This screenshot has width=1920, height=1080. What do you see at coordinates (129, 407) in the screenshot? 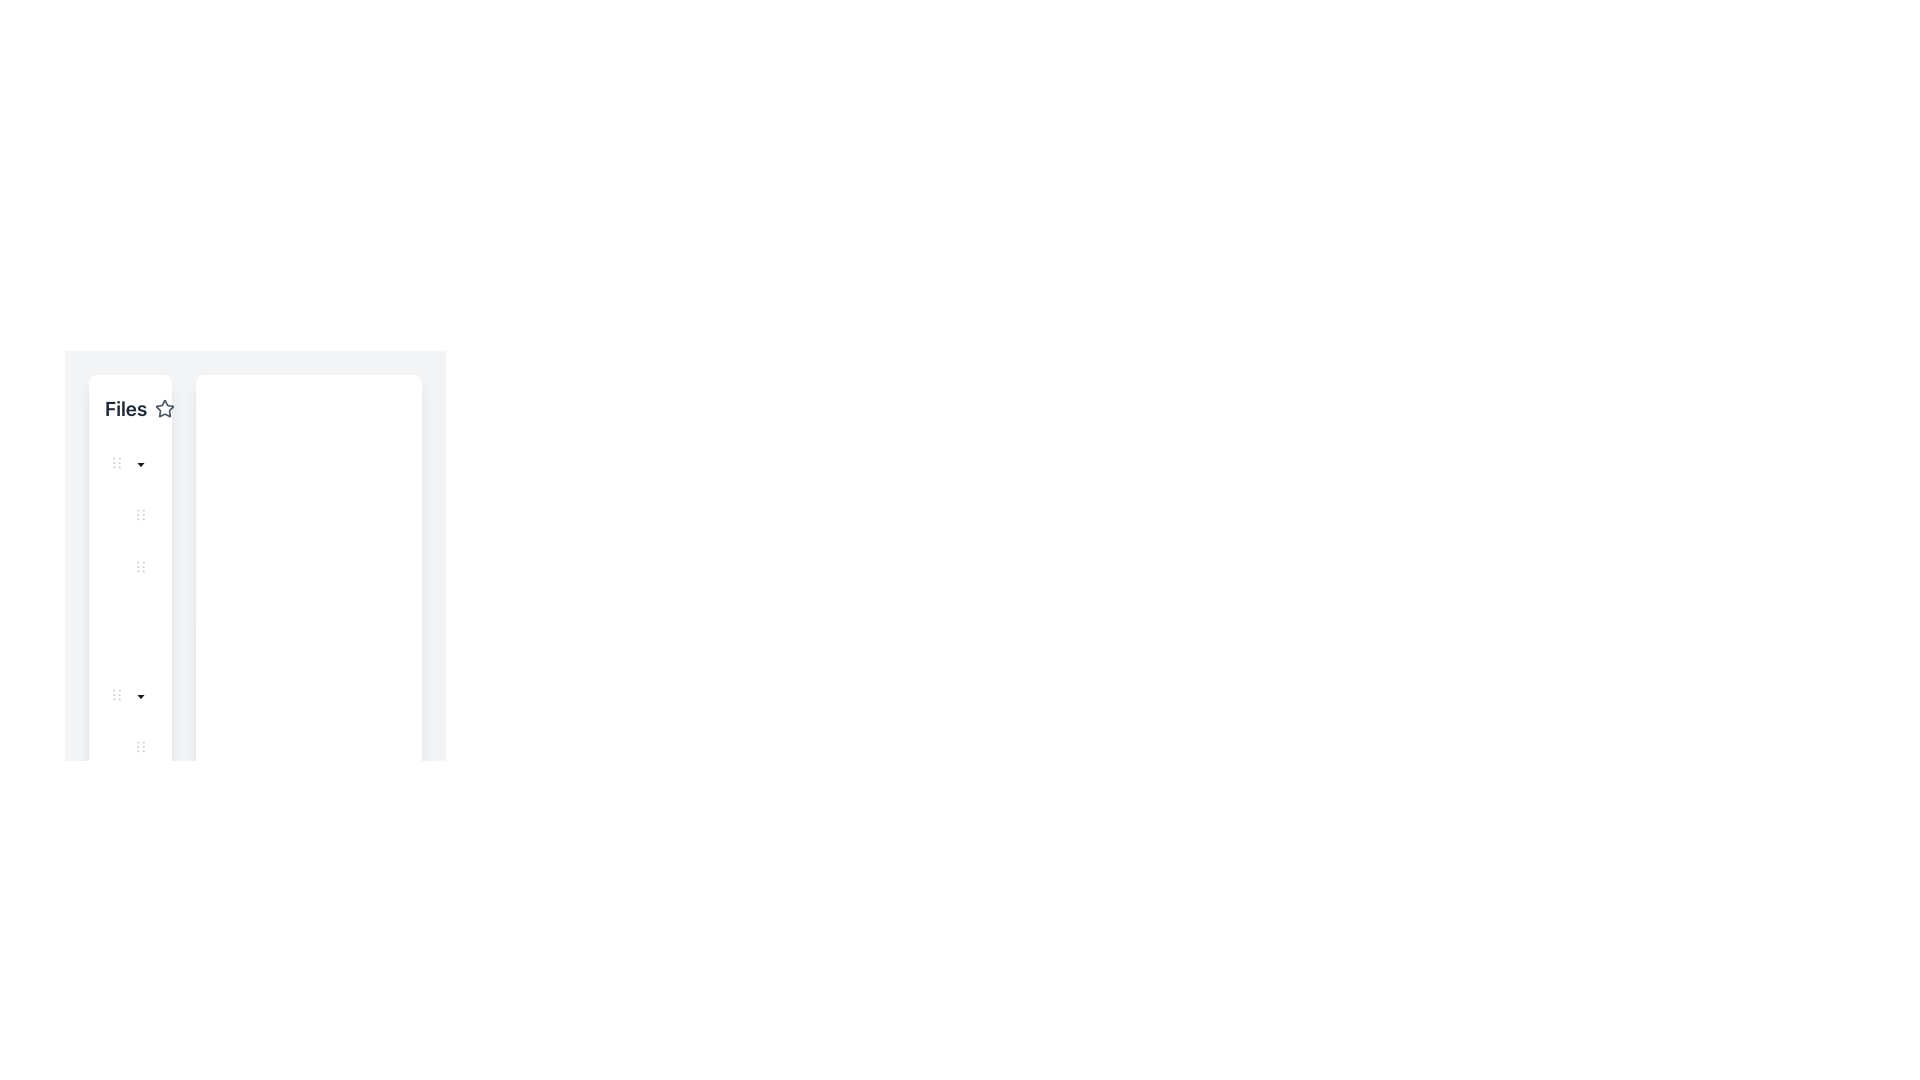
I see `the header text element located at the top of the left sidebar, which serves as a title for a section in the application` at bounding box center [129, 407].